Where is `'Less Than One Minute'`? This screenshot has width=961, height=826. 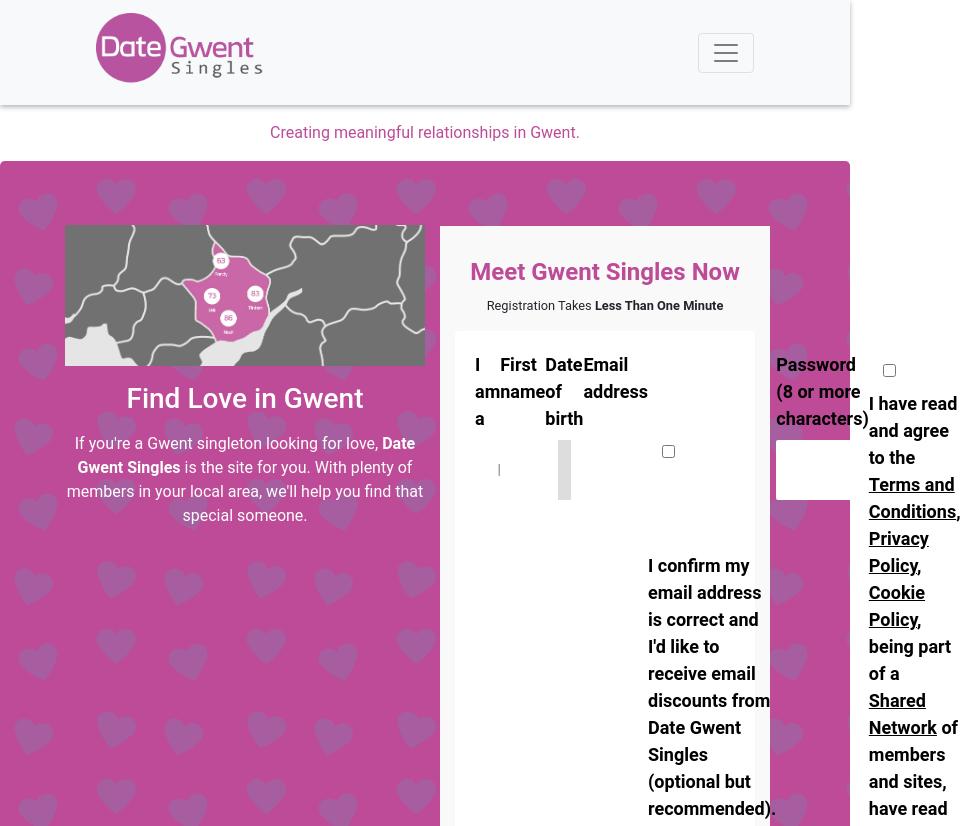
'Less Than One Minute' is located at coordinates (657, 304).